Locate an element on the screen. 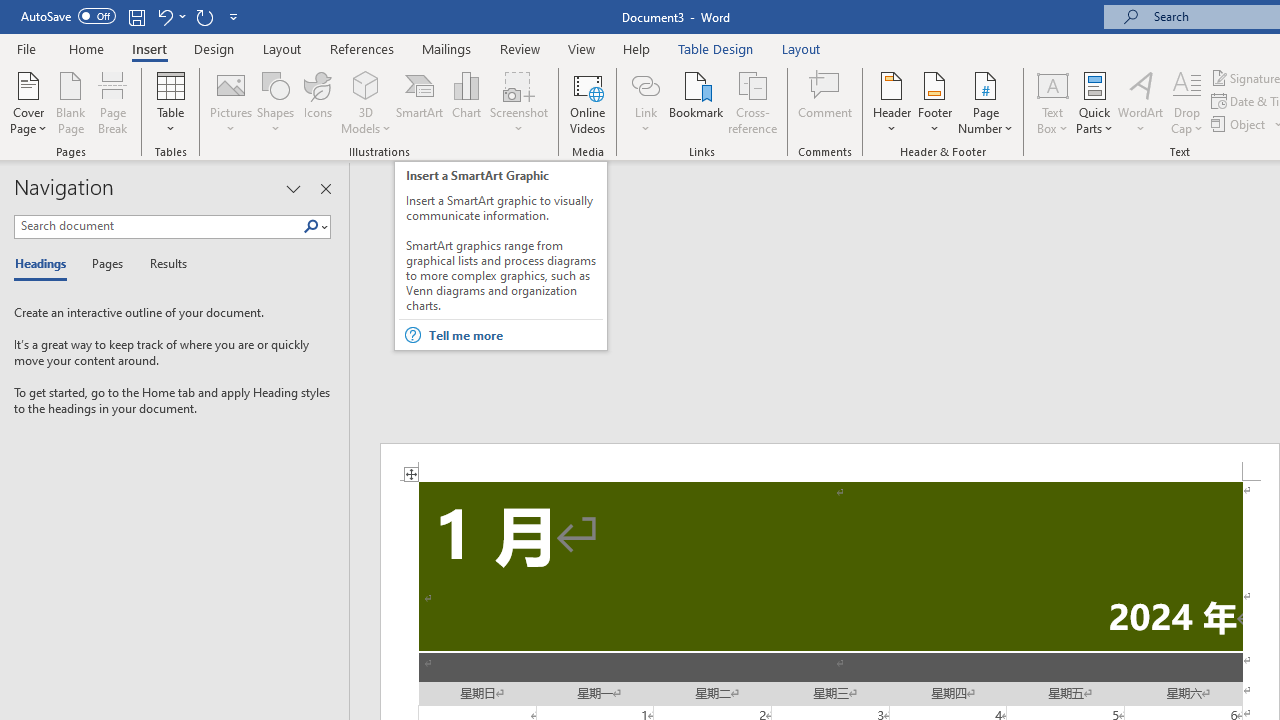 The image size is (1280, 720). 'Link' is located at coordinates (645, 84).